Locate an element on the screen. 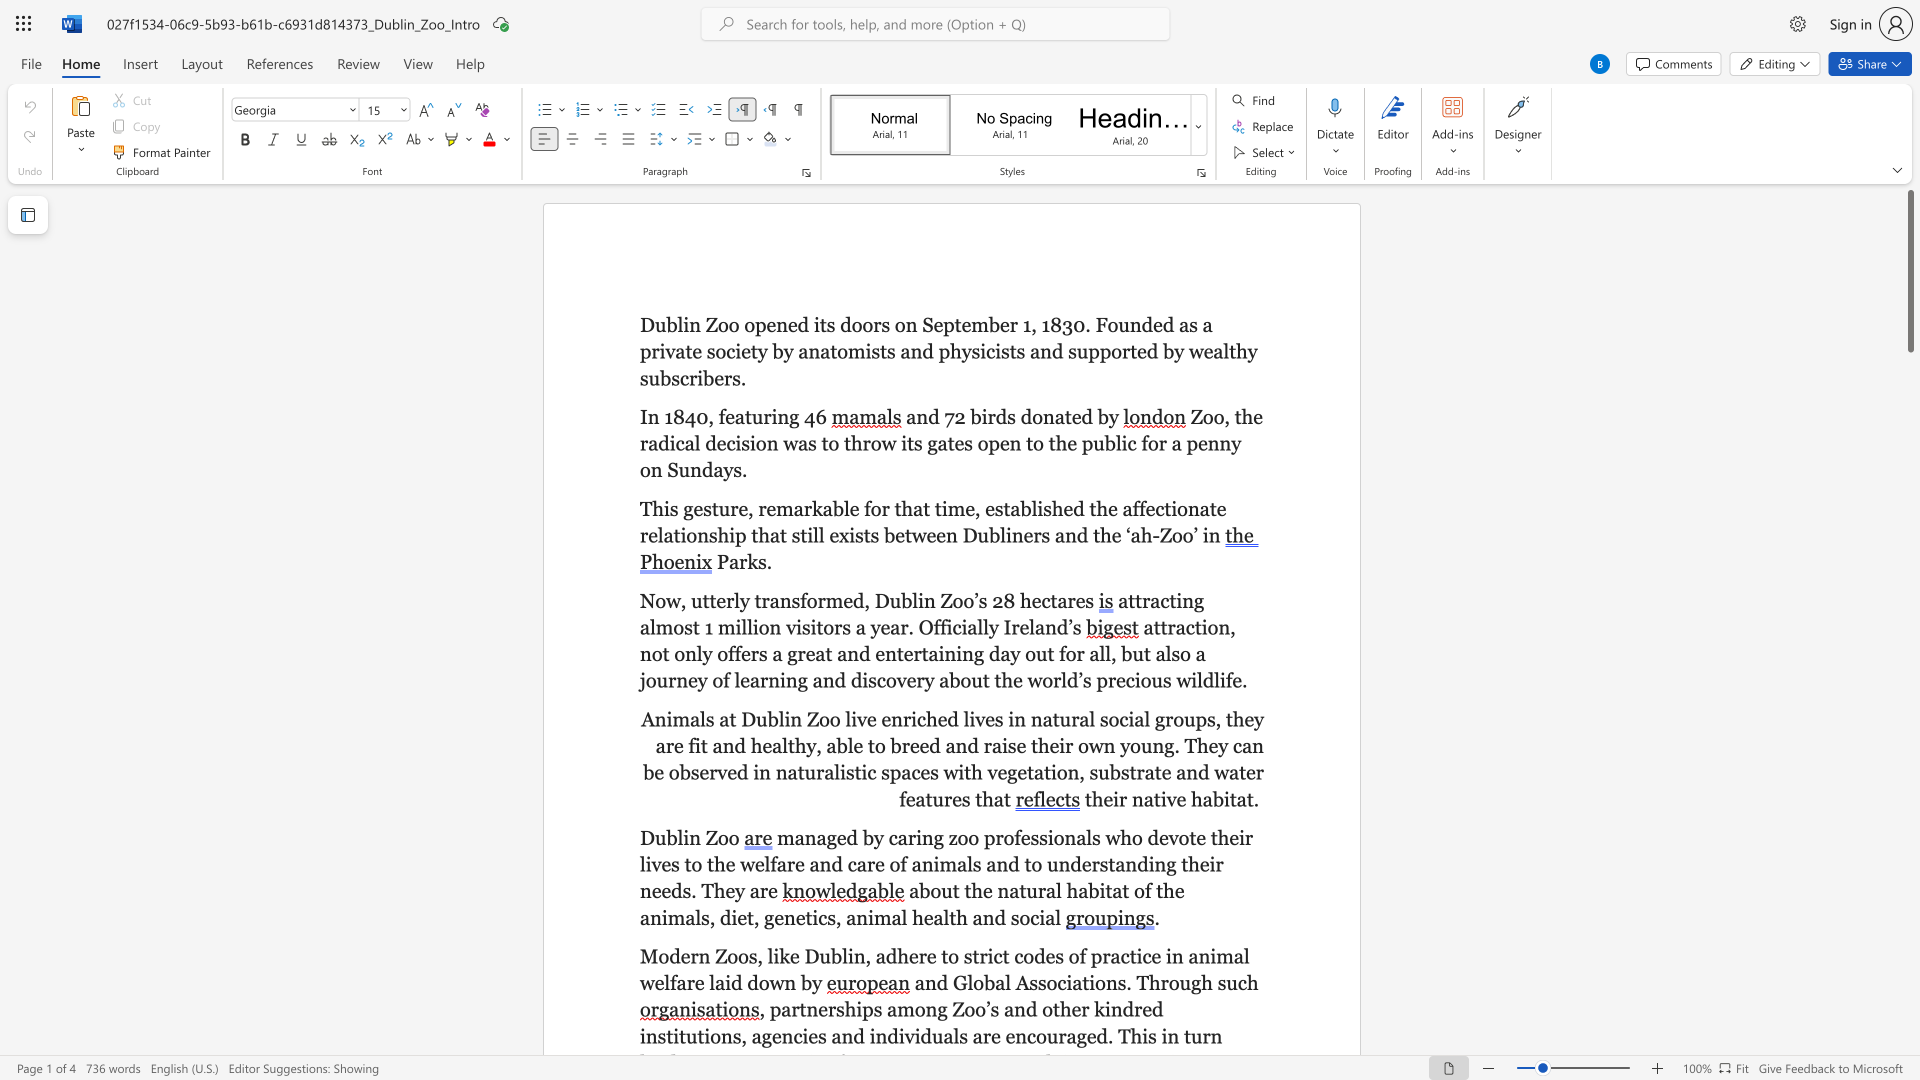 This screenshot has height=1080, width=1920. the 1th character "e" in the text is located at coordinates (1107, 798).